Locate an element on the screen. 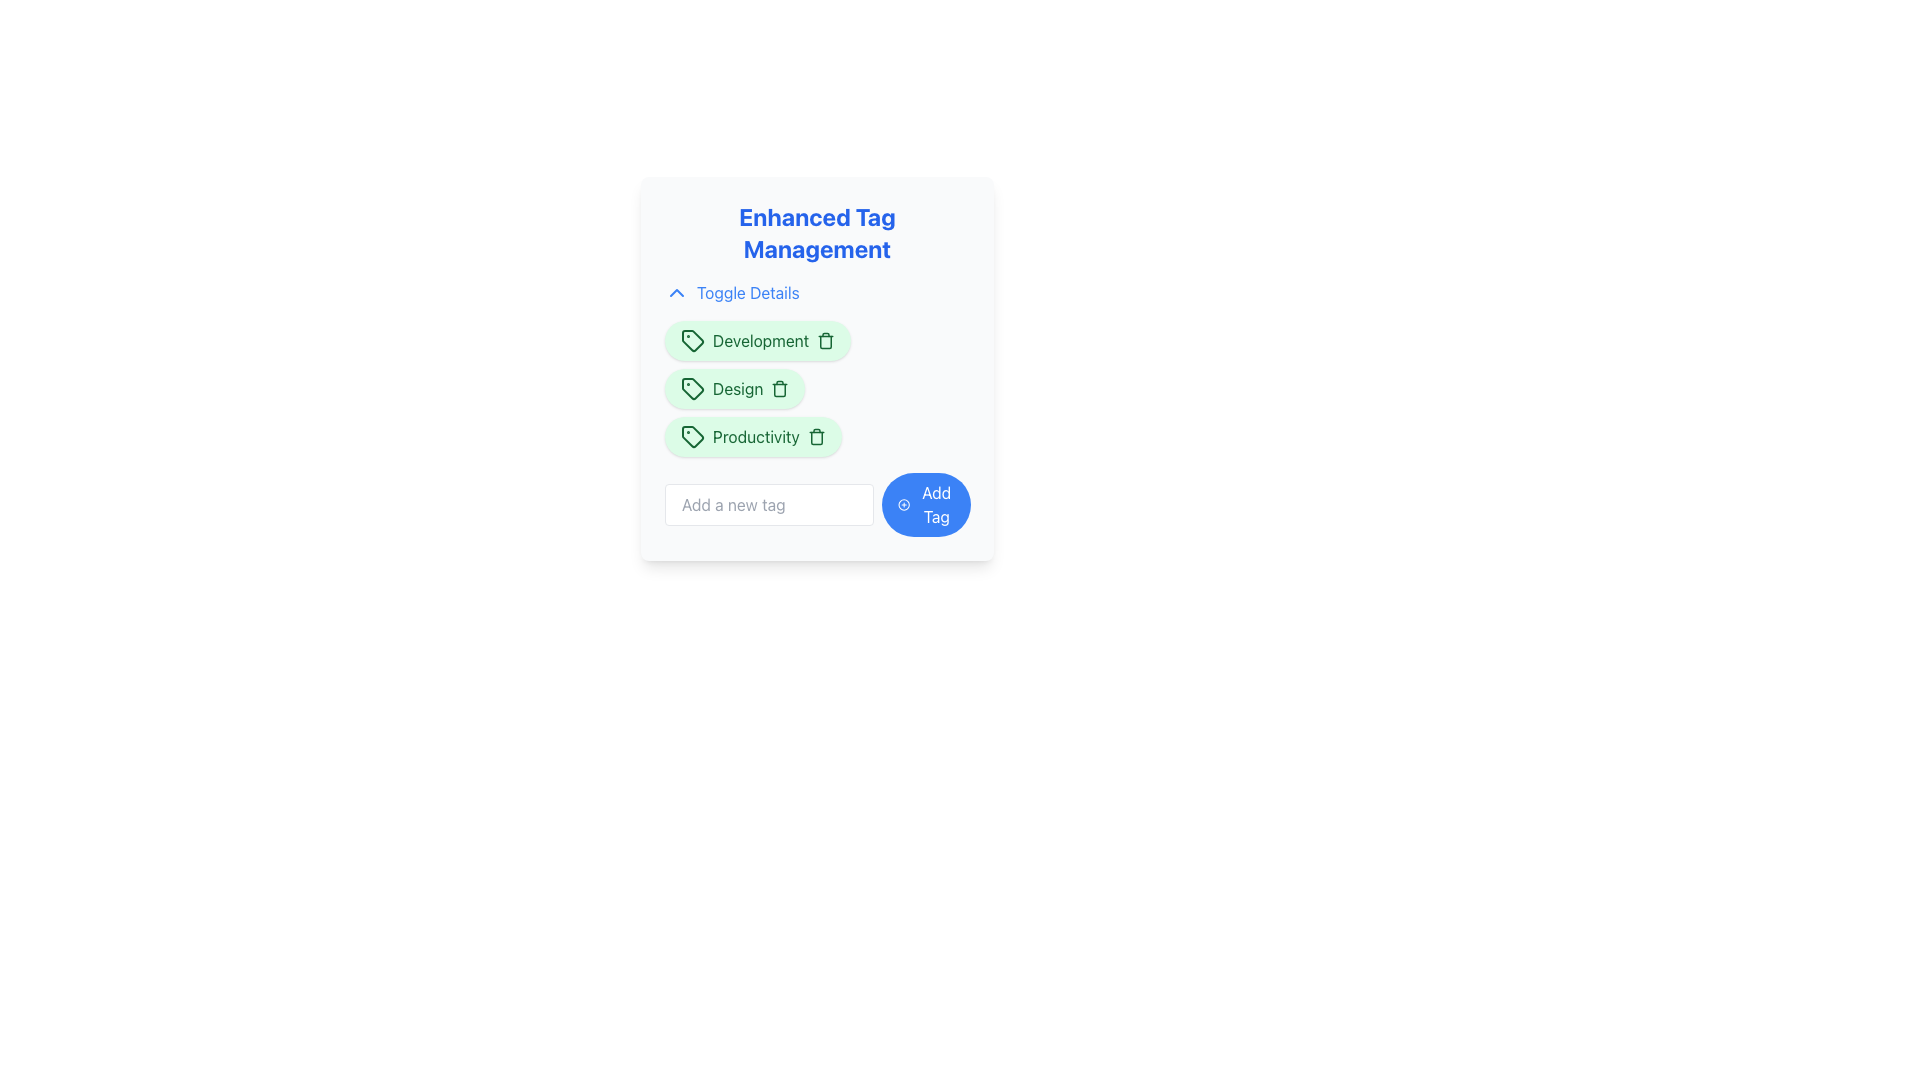  the third tag in the vertical stack, which is located below the 'Design' tag and serves as a label for categorization is located at coordinates (752, 435).